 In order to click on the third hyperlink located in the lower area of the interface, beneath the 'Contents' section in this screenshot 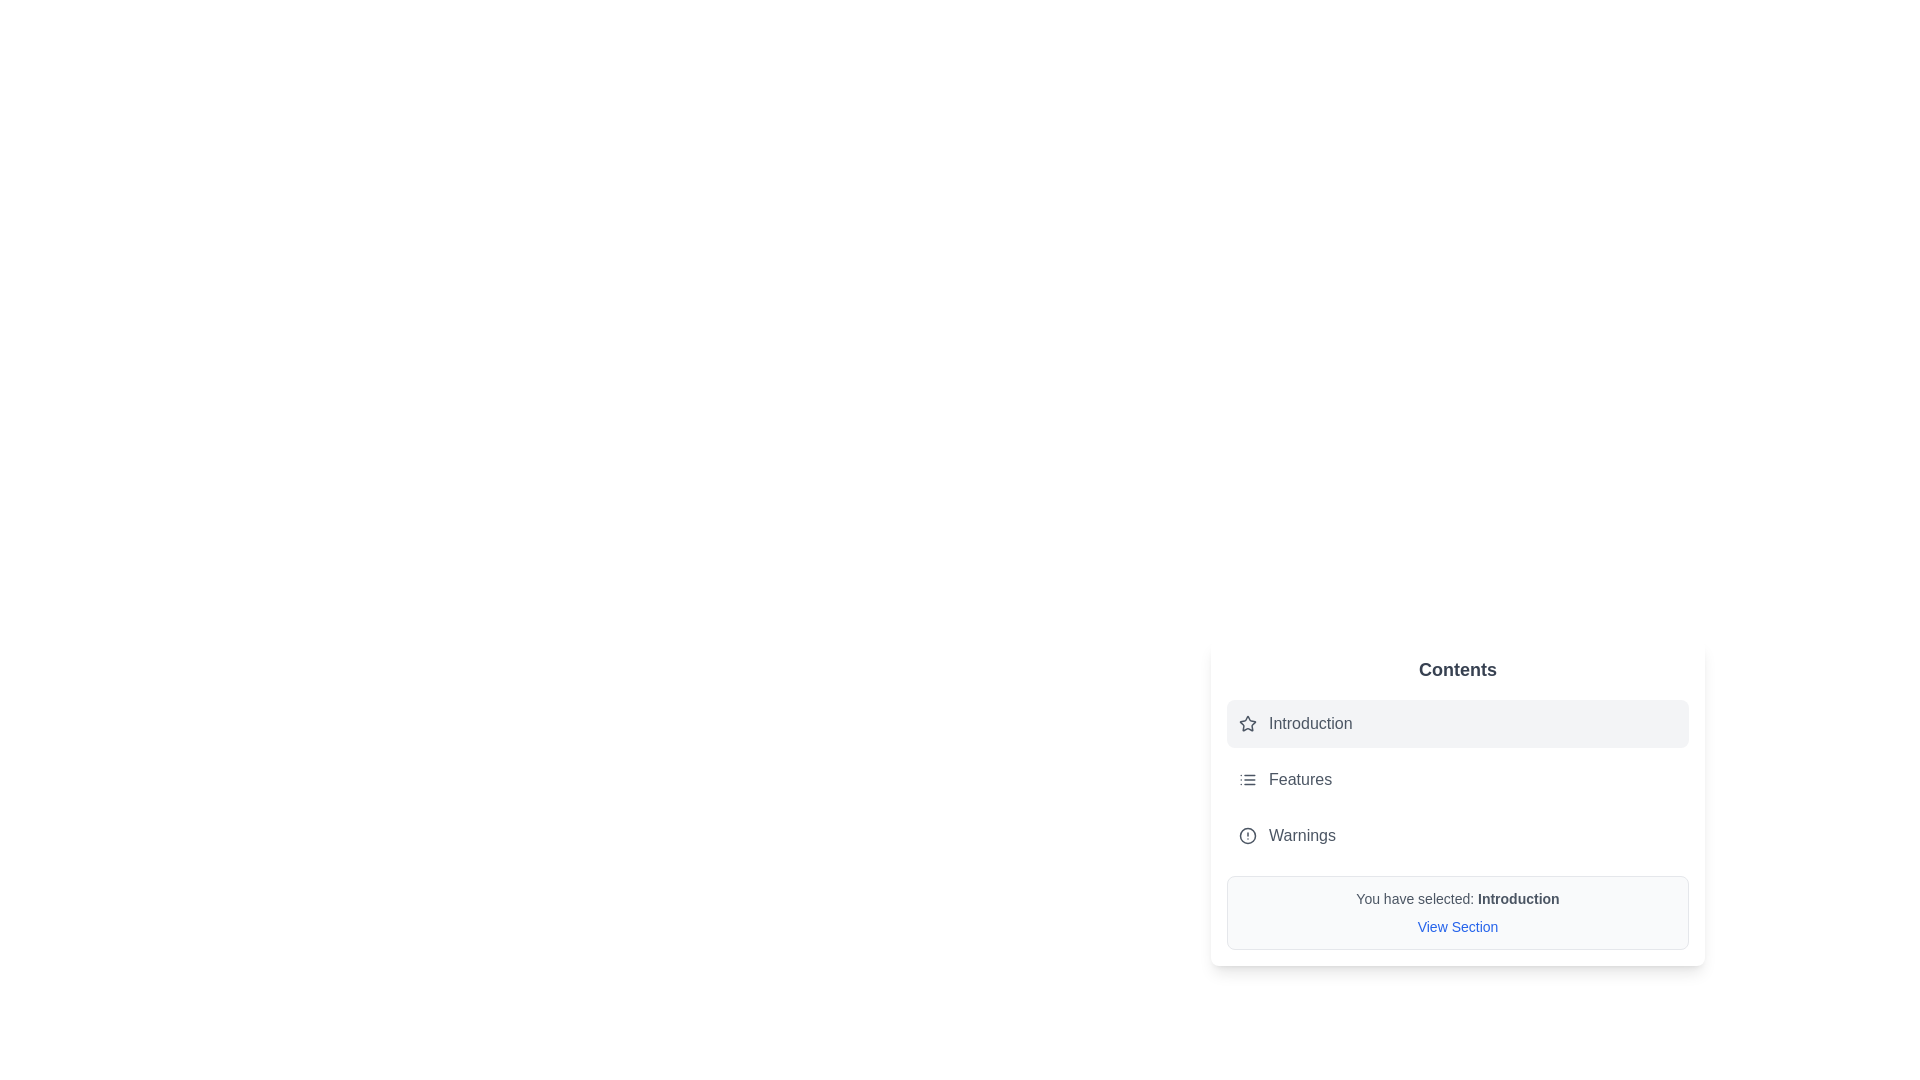, I will do `click(1458, 926)`.